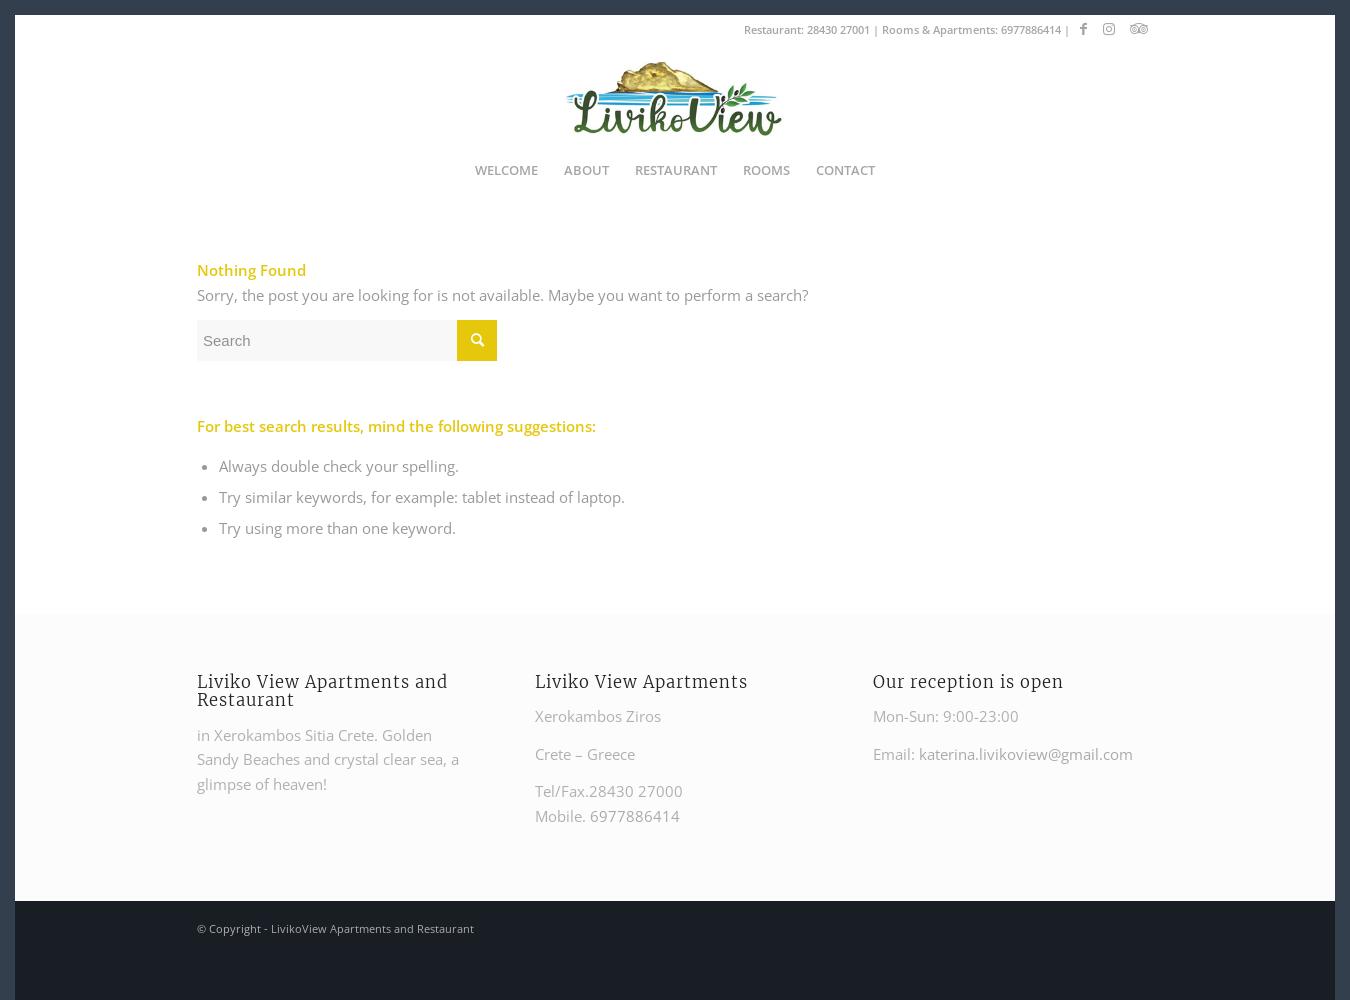  What do you see at coordinates (218, 465) in the screenshot?
I see `'Always double check your spelling.'` at bounding box center [218, 465].